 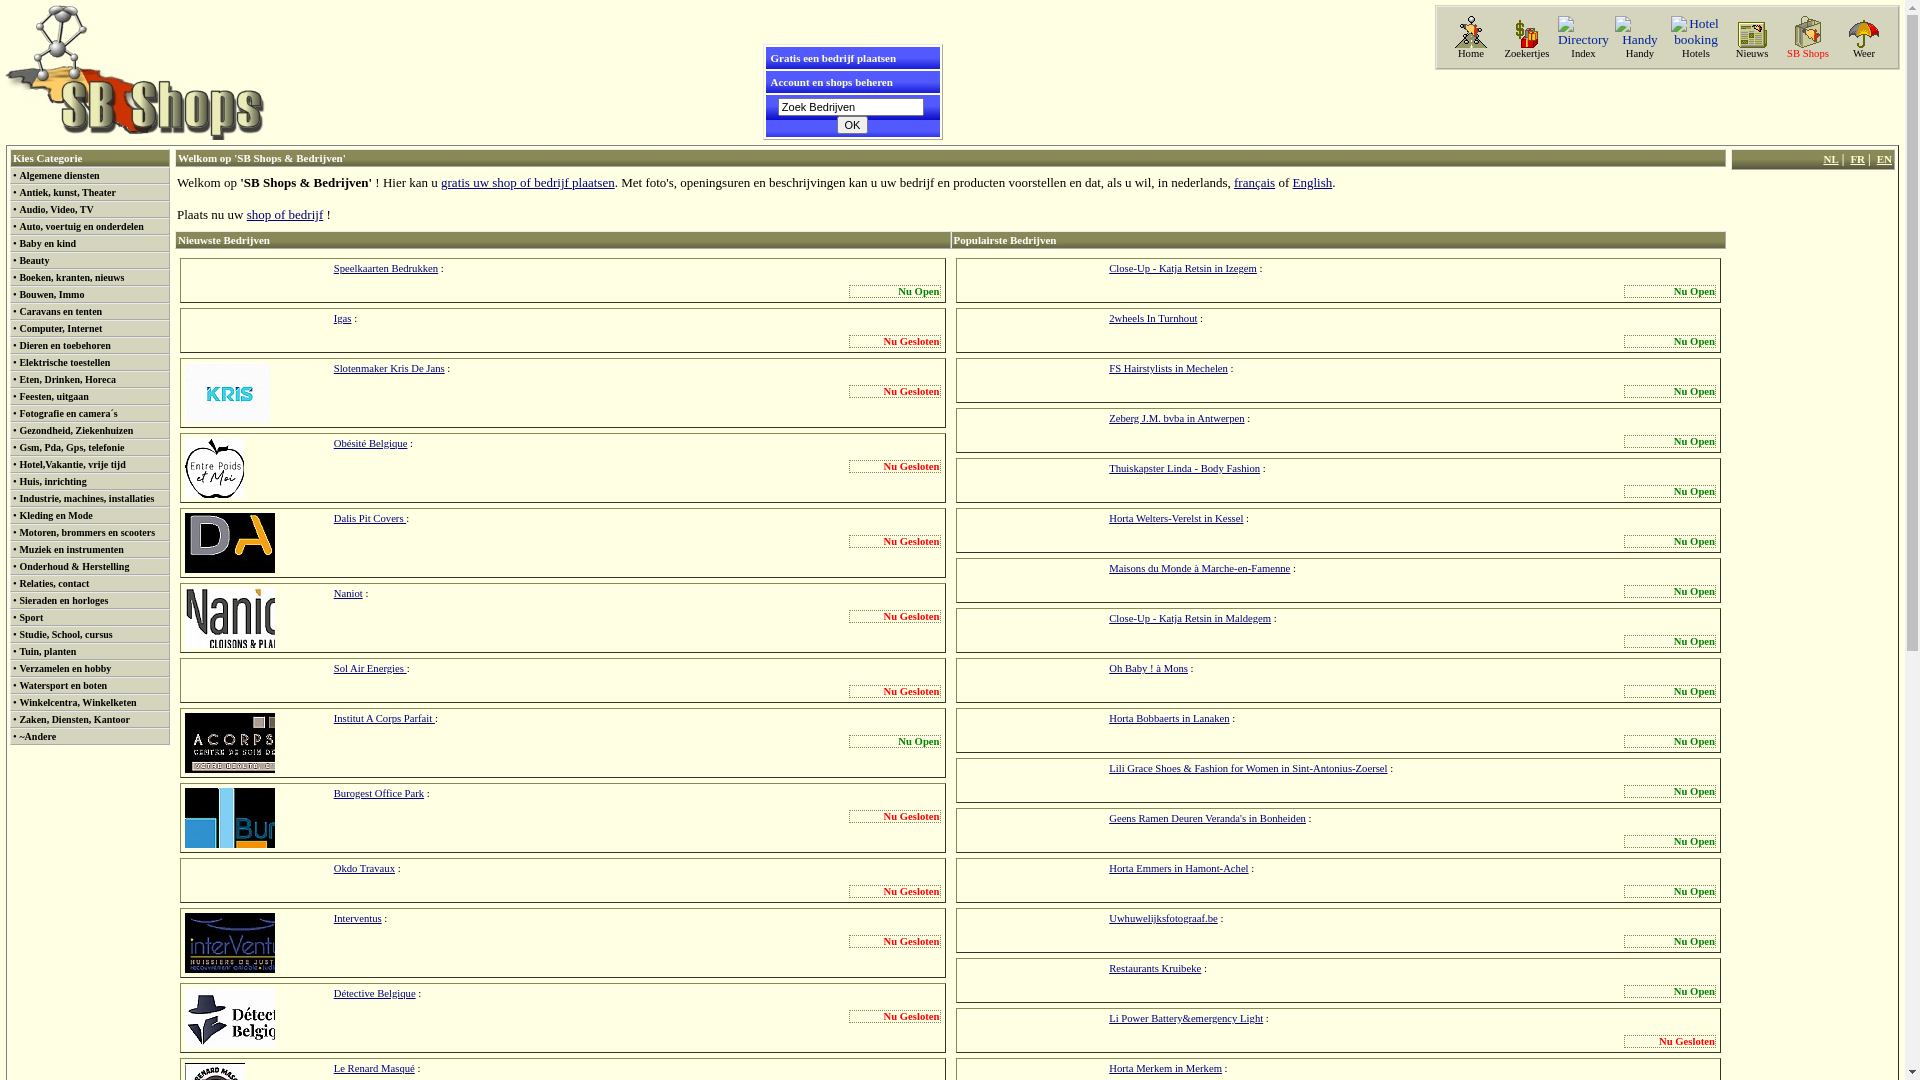 What do you see at coordinates (47, 242) in the screenshot?
I see `'Baby en kind'` at bounding box center [47, 242].